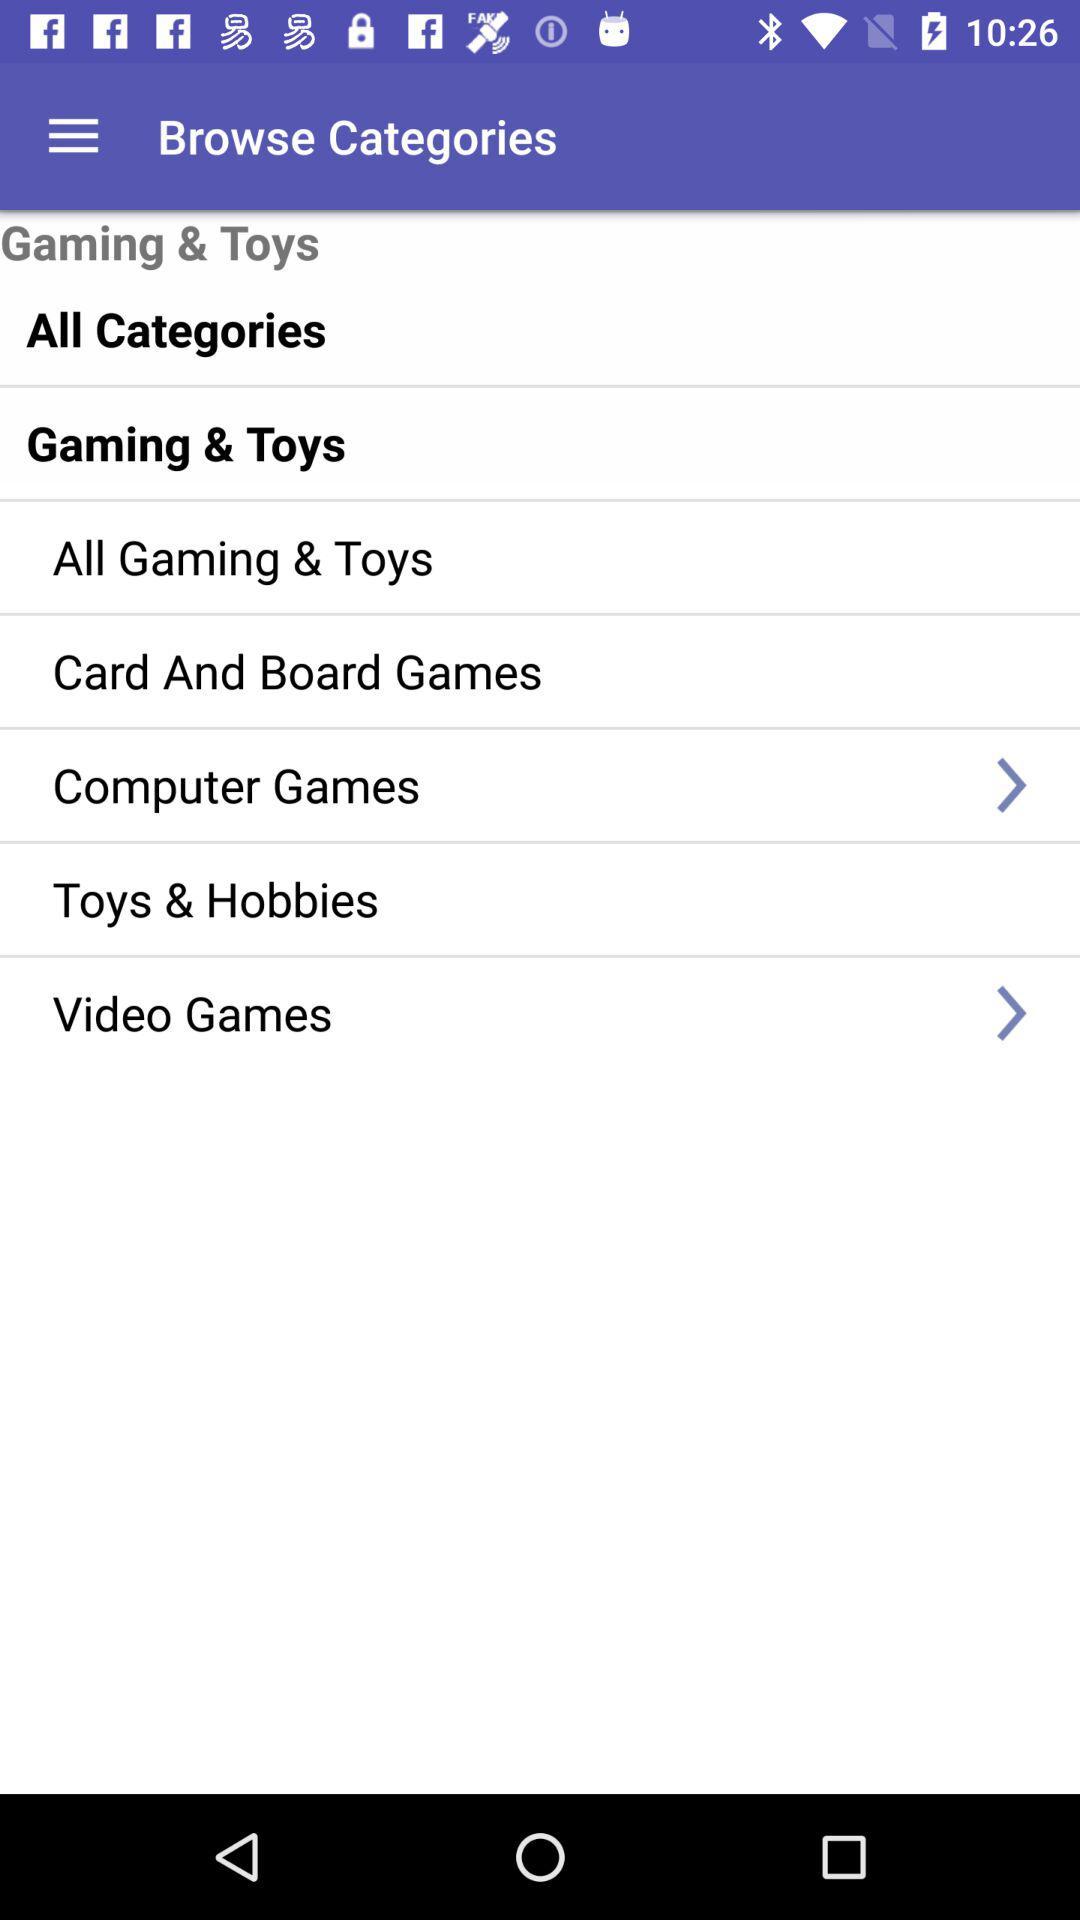  I want to click on the icon above the gaming & toys, so click(496, 328).